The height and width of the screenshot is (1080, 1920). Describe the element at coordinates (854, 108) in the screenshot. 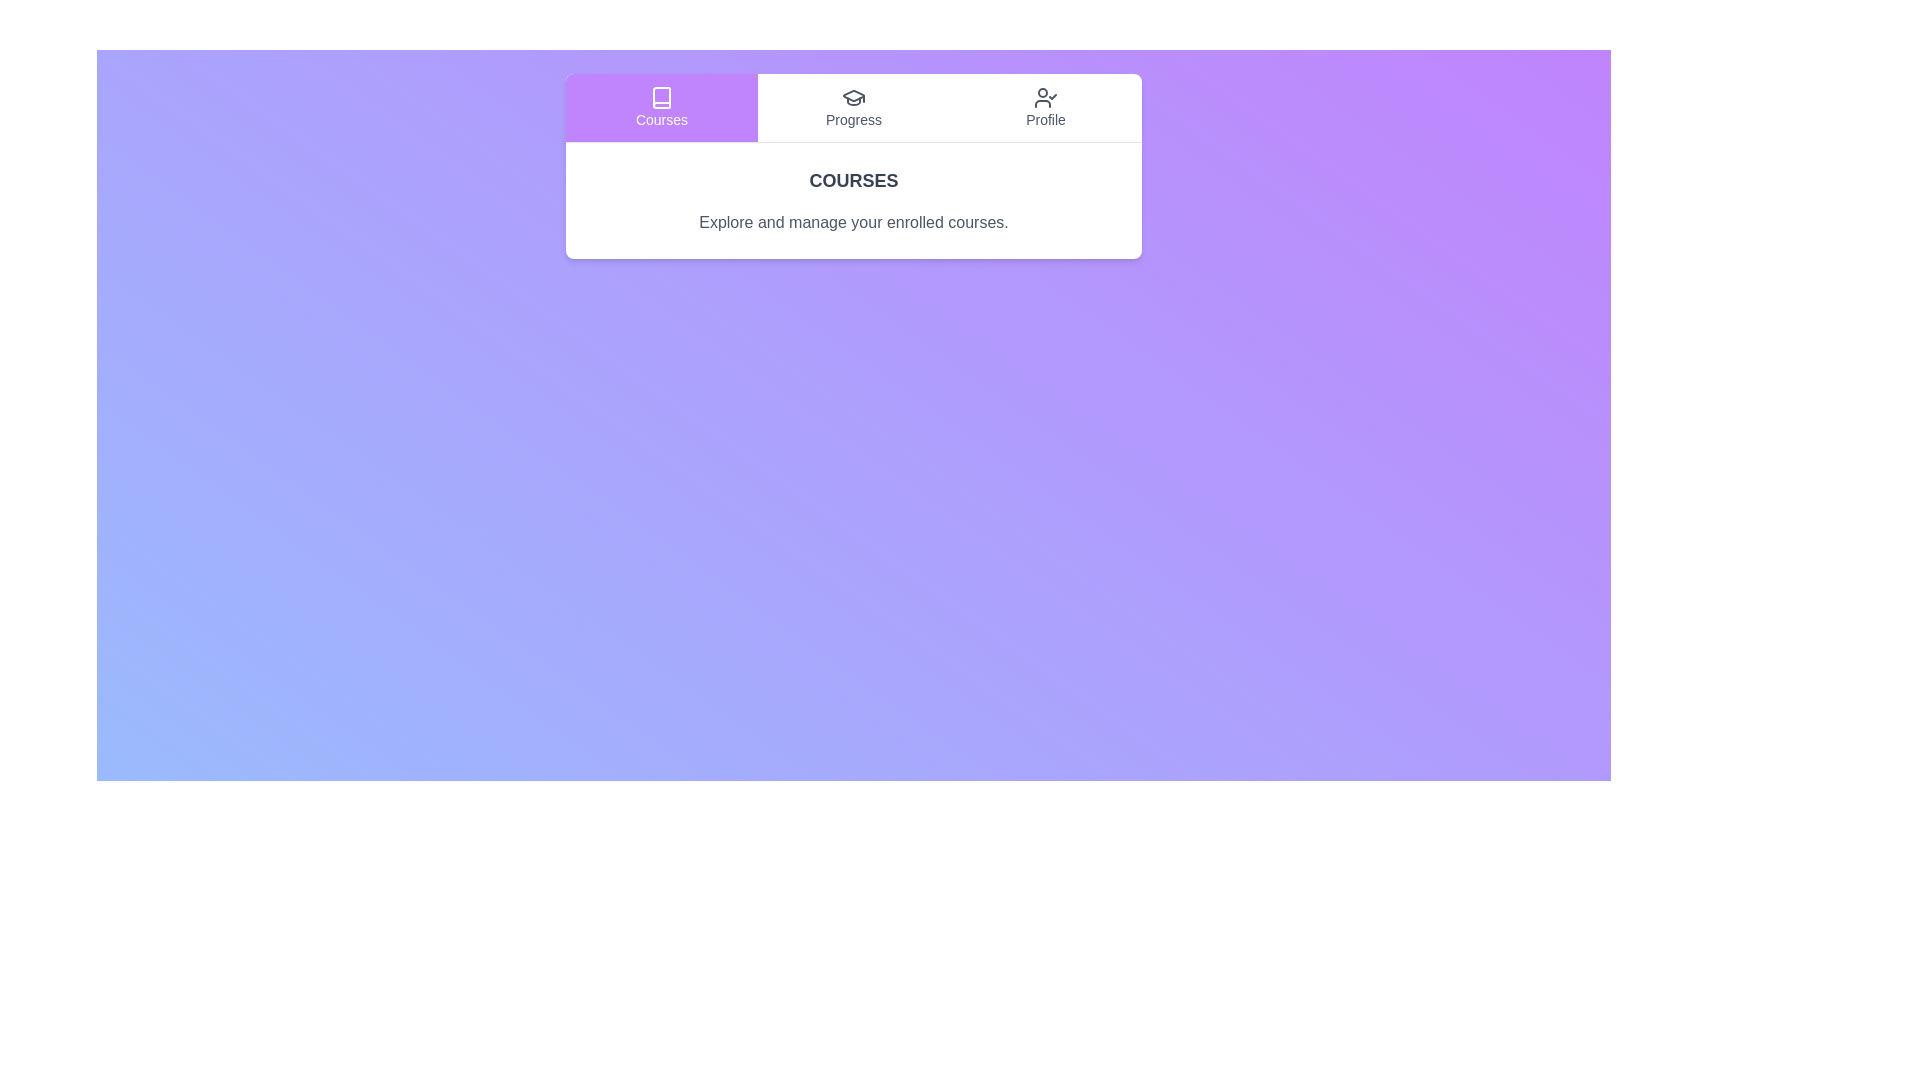

I see `the Progress tab by clicking on its button` at that location.